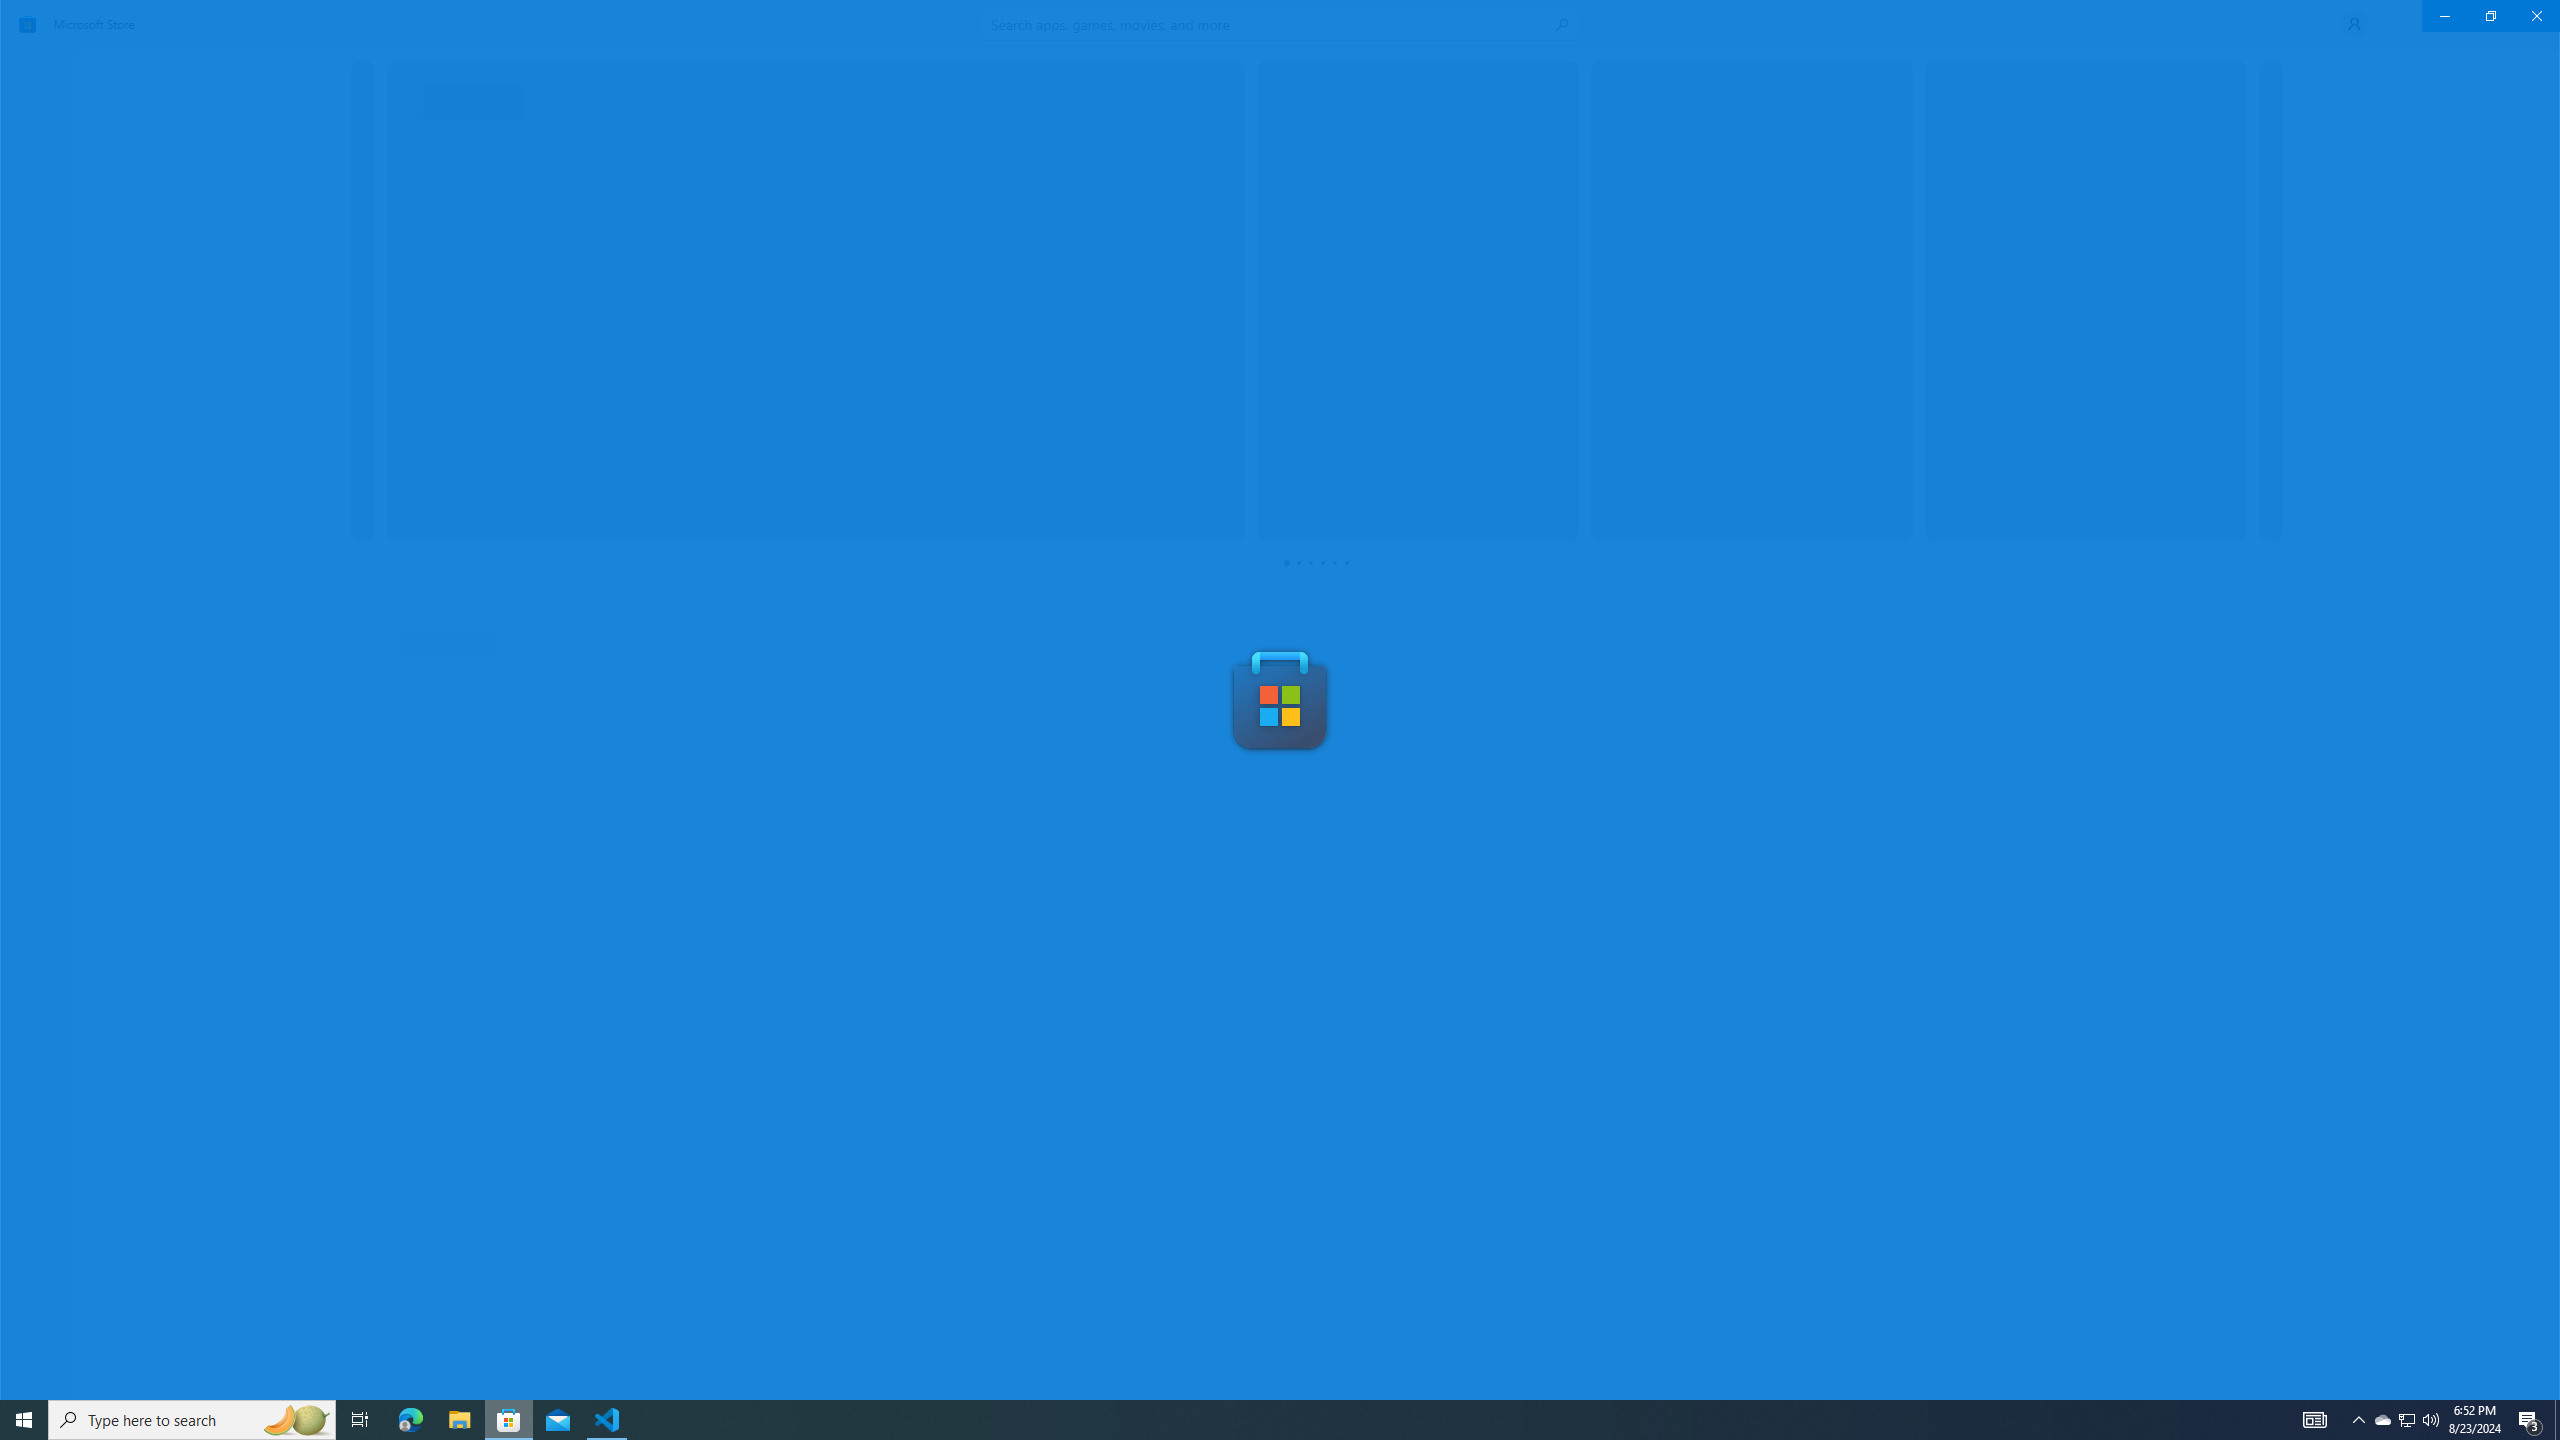 This screenshot has width=2560, height=1440. Describe the element at coordinates (1280, 698) in the screenshot. I see `'AutomationID: NavigationControl'` at that location.